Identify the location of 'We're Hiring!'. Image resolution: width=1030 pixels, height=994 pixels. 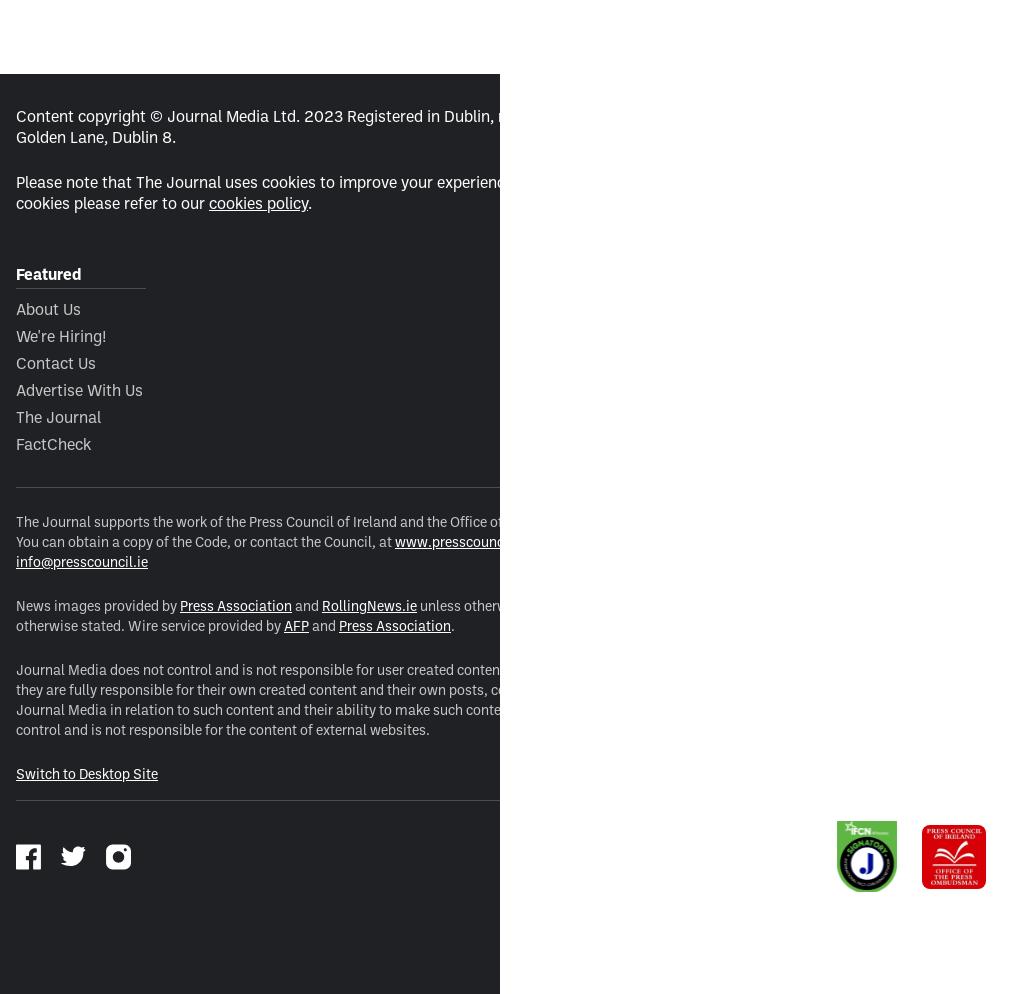
(61, 334).